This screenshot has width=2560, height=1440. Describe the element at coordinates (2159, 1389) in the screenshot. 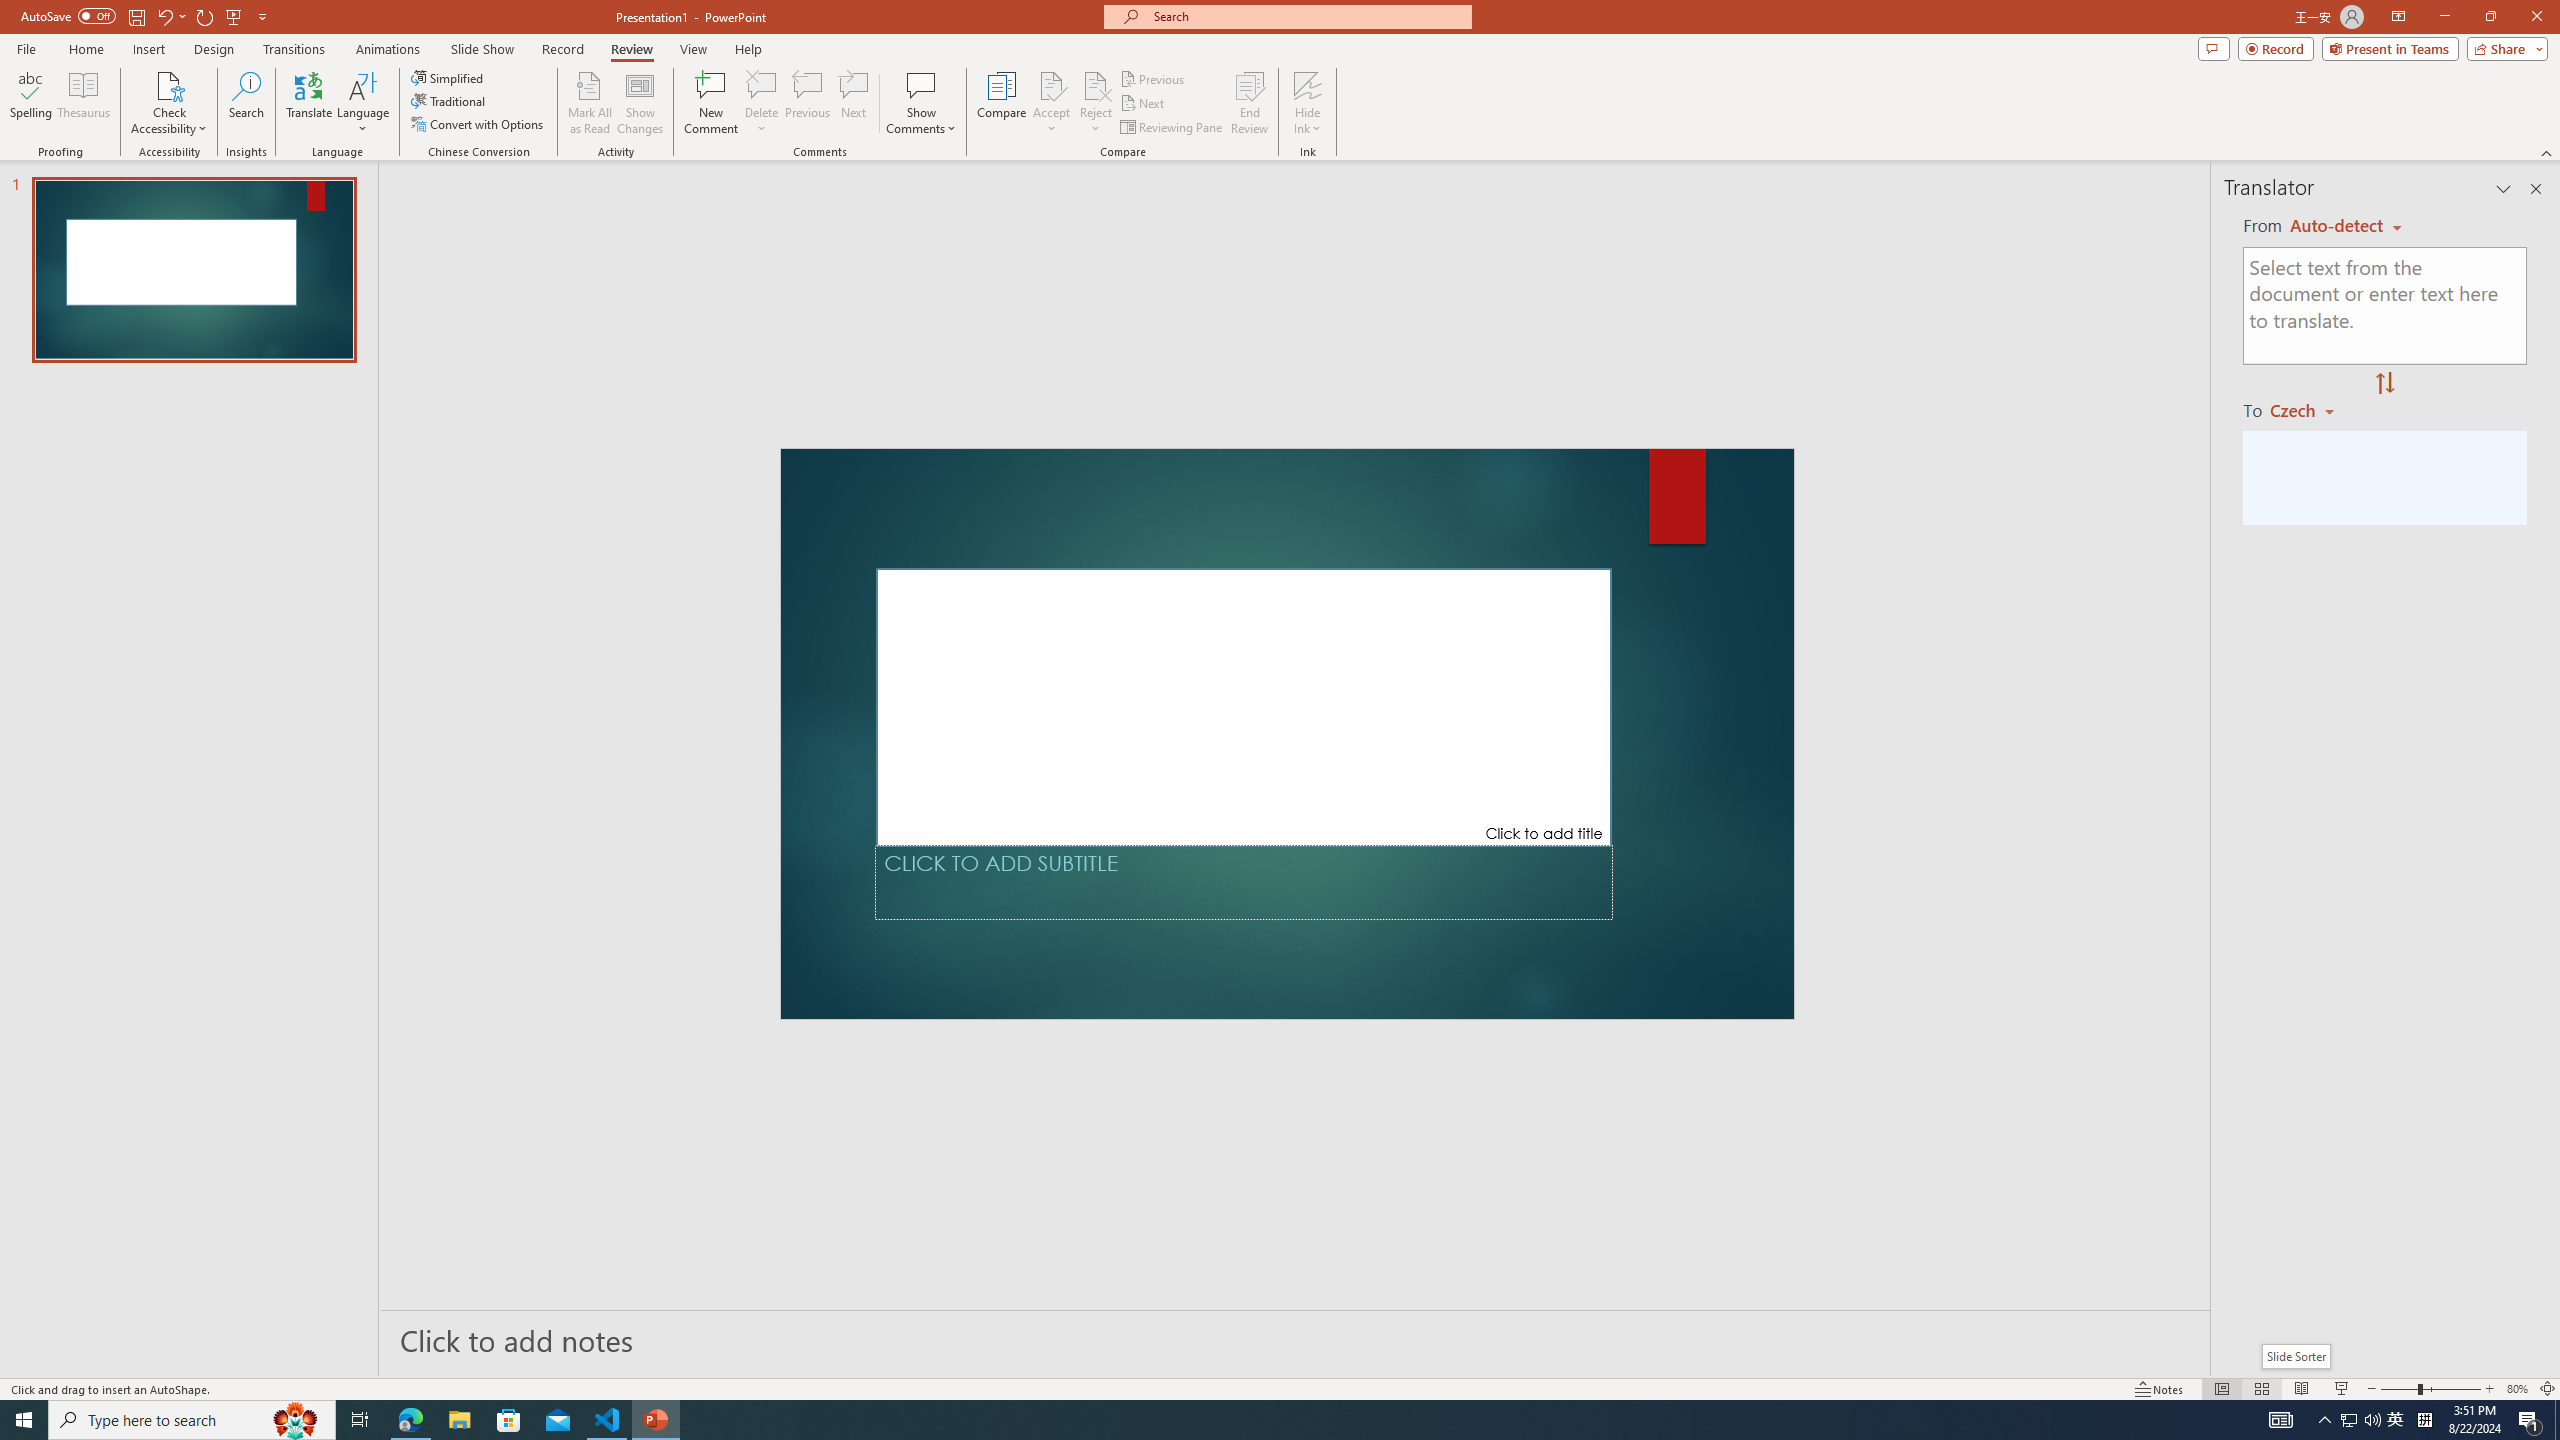

I see `'Notes '` at that location.